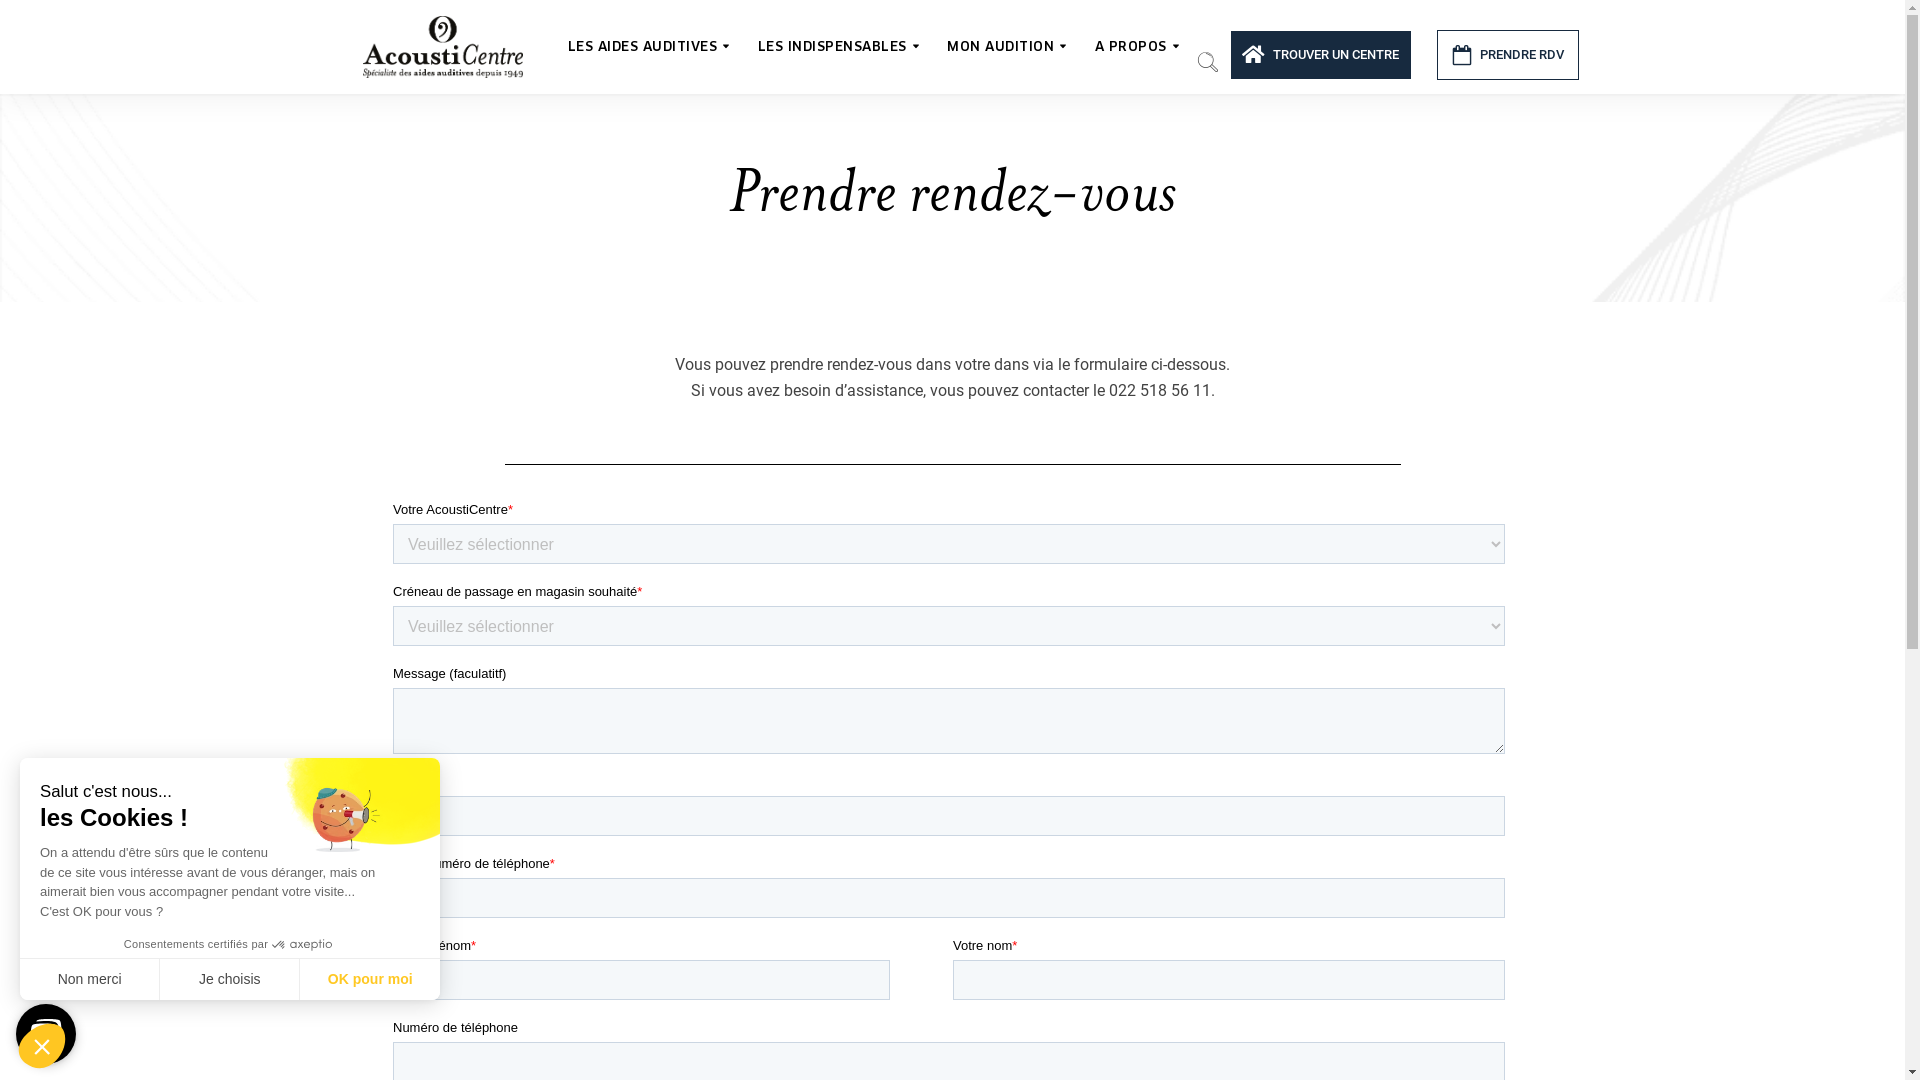 The image size is (1920, 1080). I want to click on '022 518 56 11', so click(1158, 390).